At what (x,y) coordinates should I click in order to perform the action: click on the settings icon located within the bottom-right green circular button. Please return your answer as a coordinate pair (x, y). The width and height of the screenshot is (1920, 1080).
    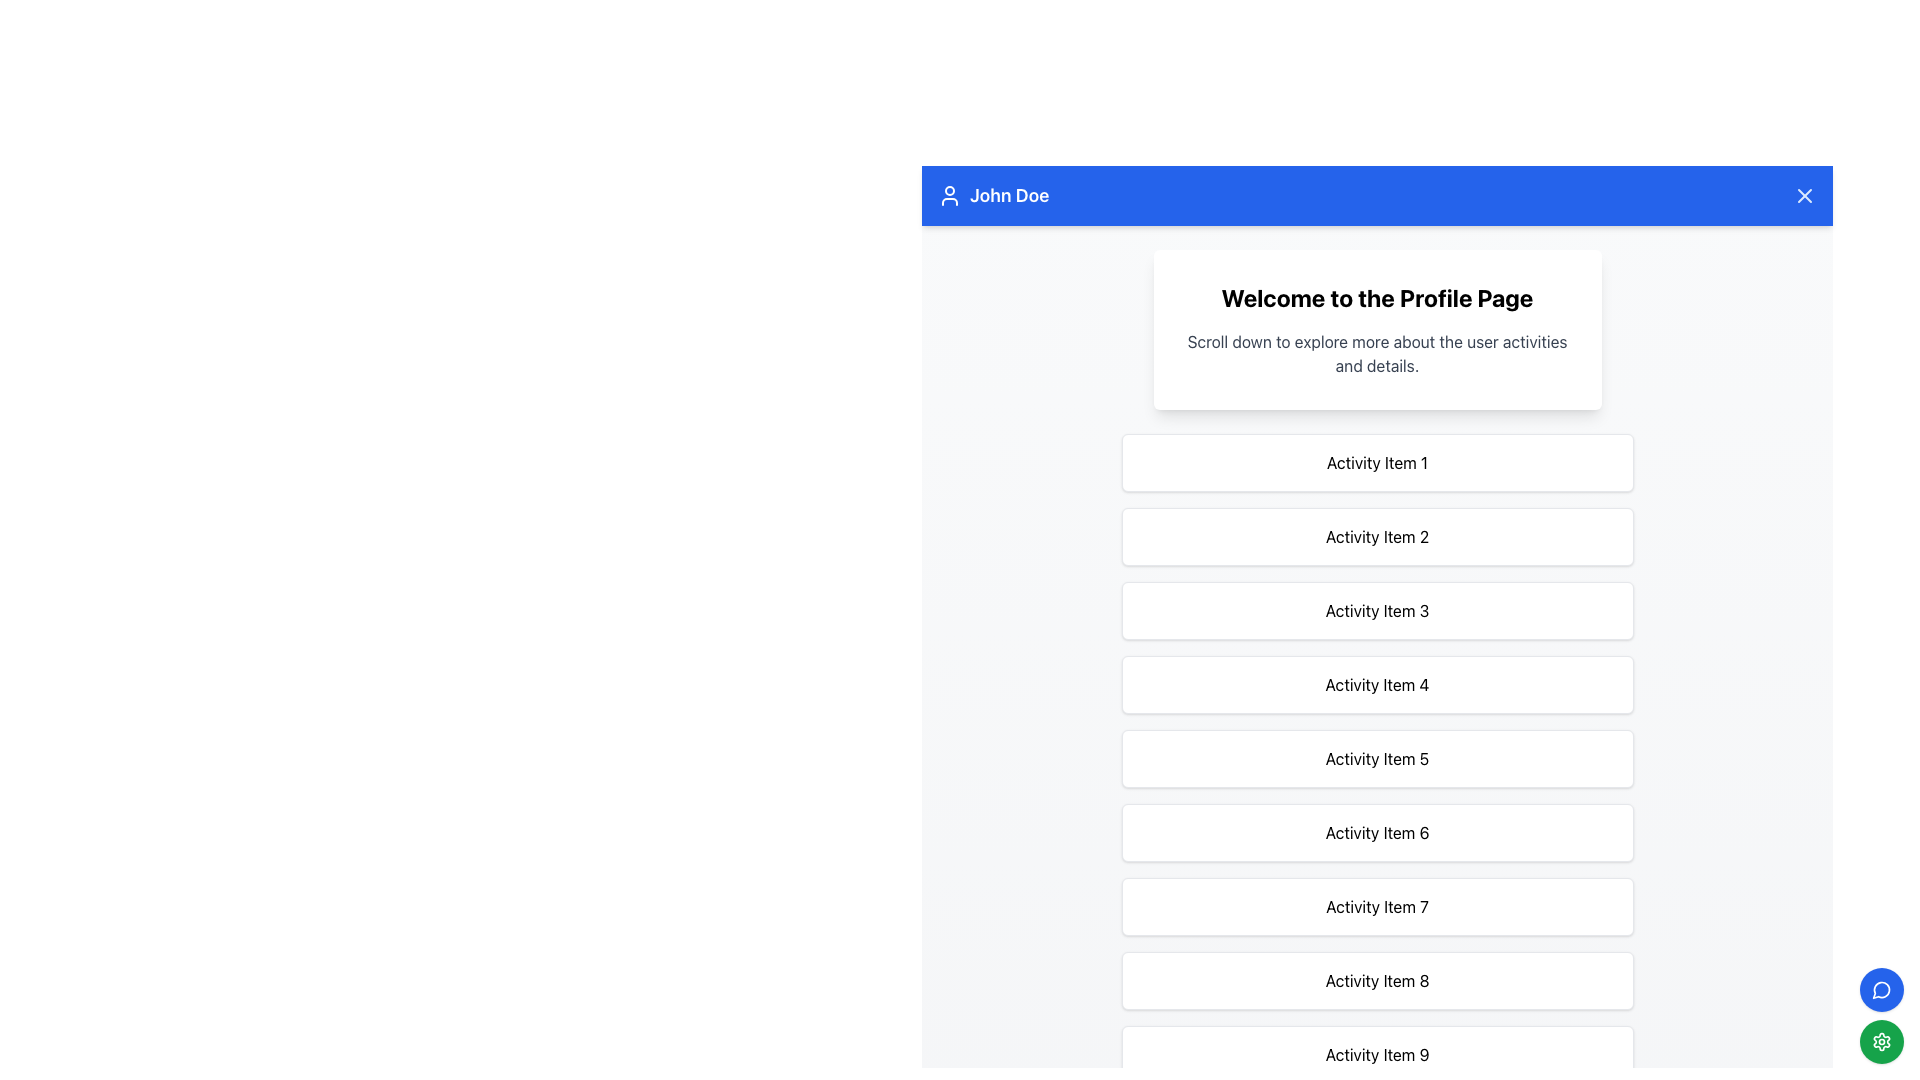
    Looking at the image, I should click on (1880, 1040).